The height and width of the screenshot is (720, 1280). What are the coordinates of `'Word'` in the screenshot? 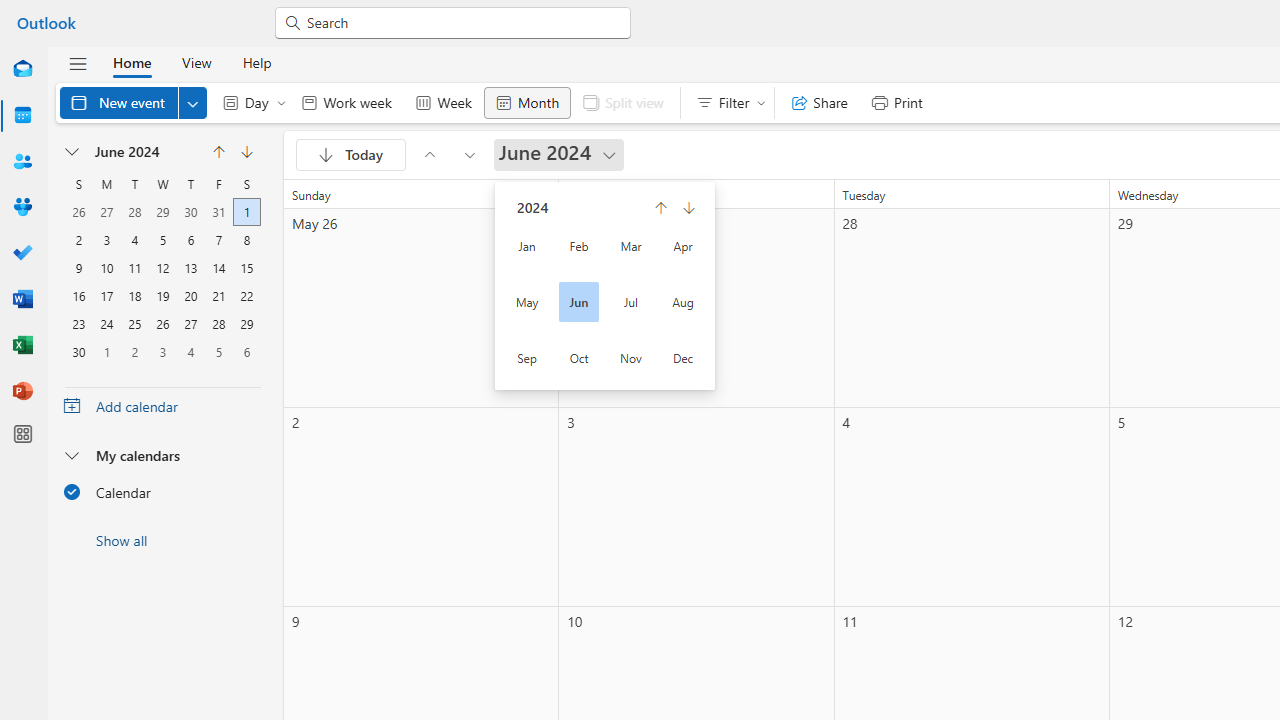 It's located at (23, 299).